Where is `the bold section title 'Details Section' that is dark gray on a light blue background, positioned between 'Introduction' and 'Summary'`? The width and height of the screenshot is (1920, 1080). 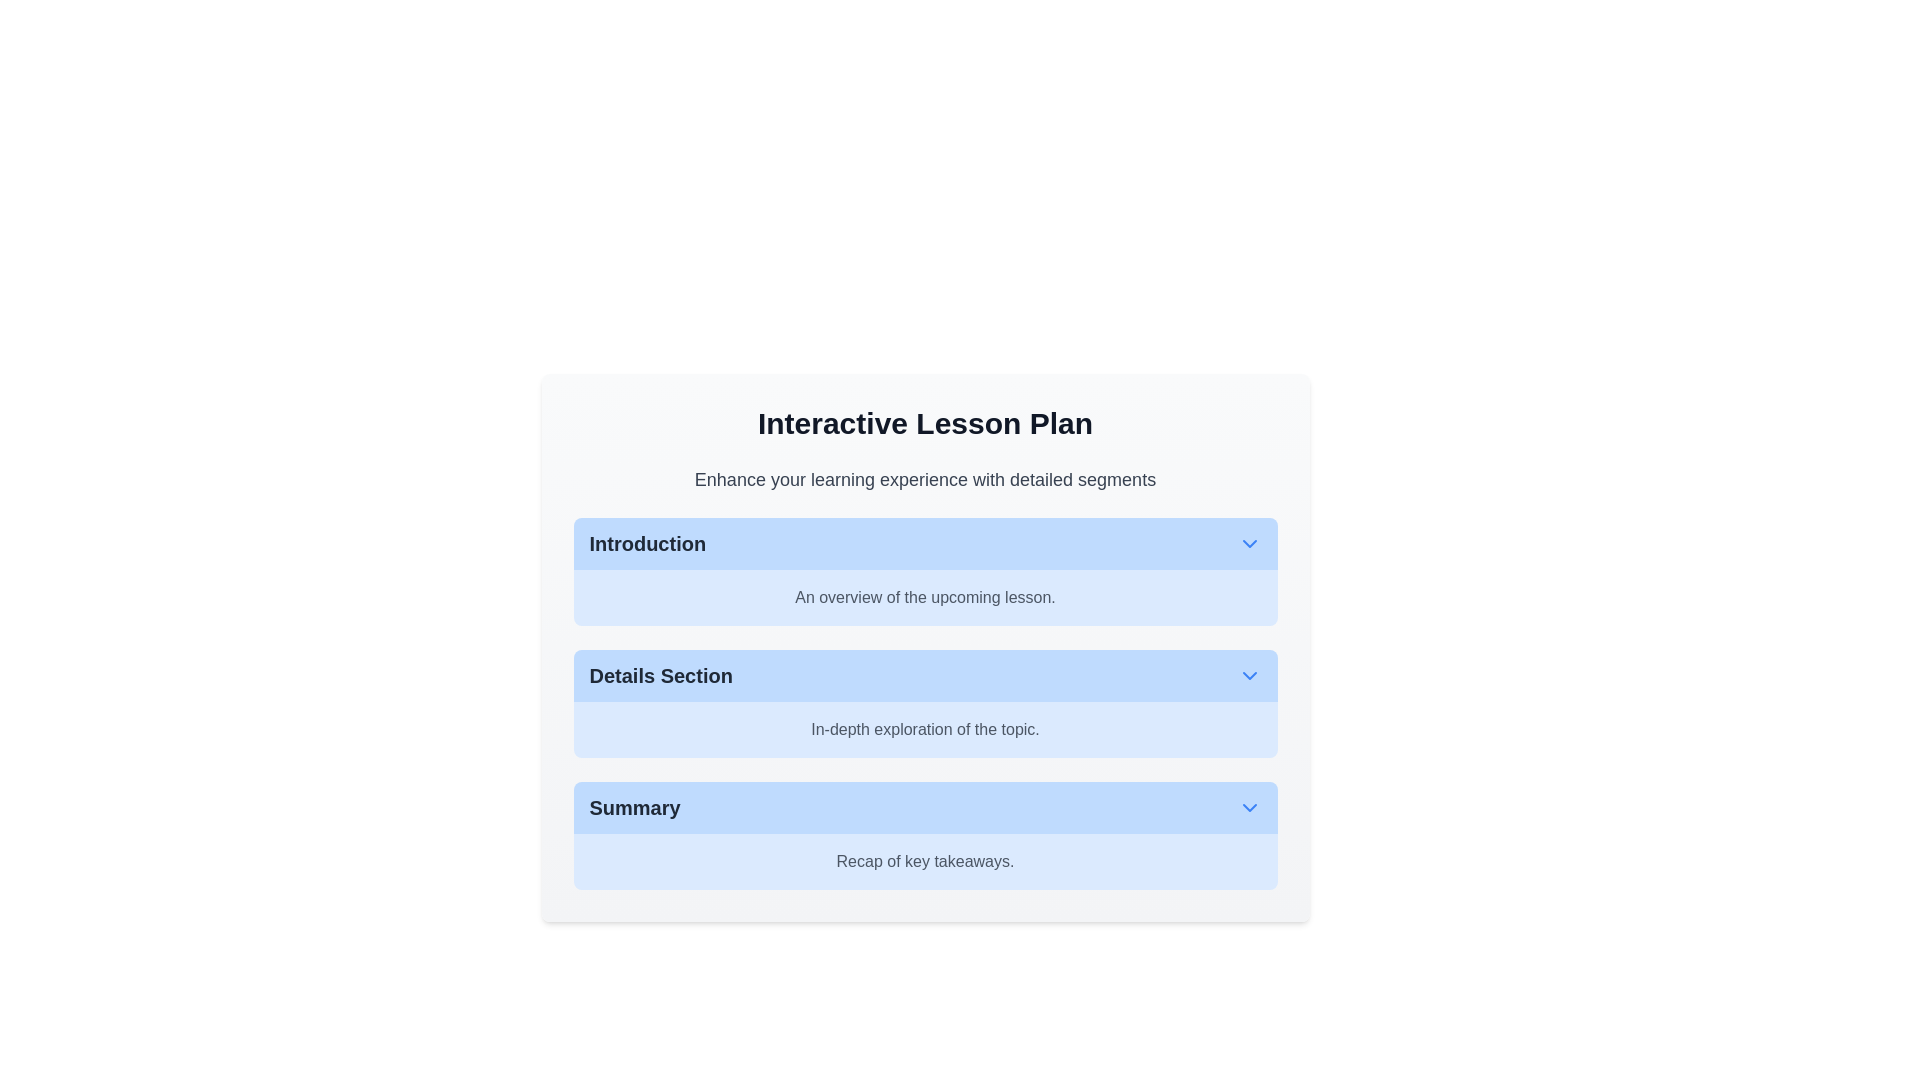 the bold section title 'Details Section' that is dark gray on a light blue background, positioned between 'Introduction' and 'Summary' is located at coordinates (661, 675).